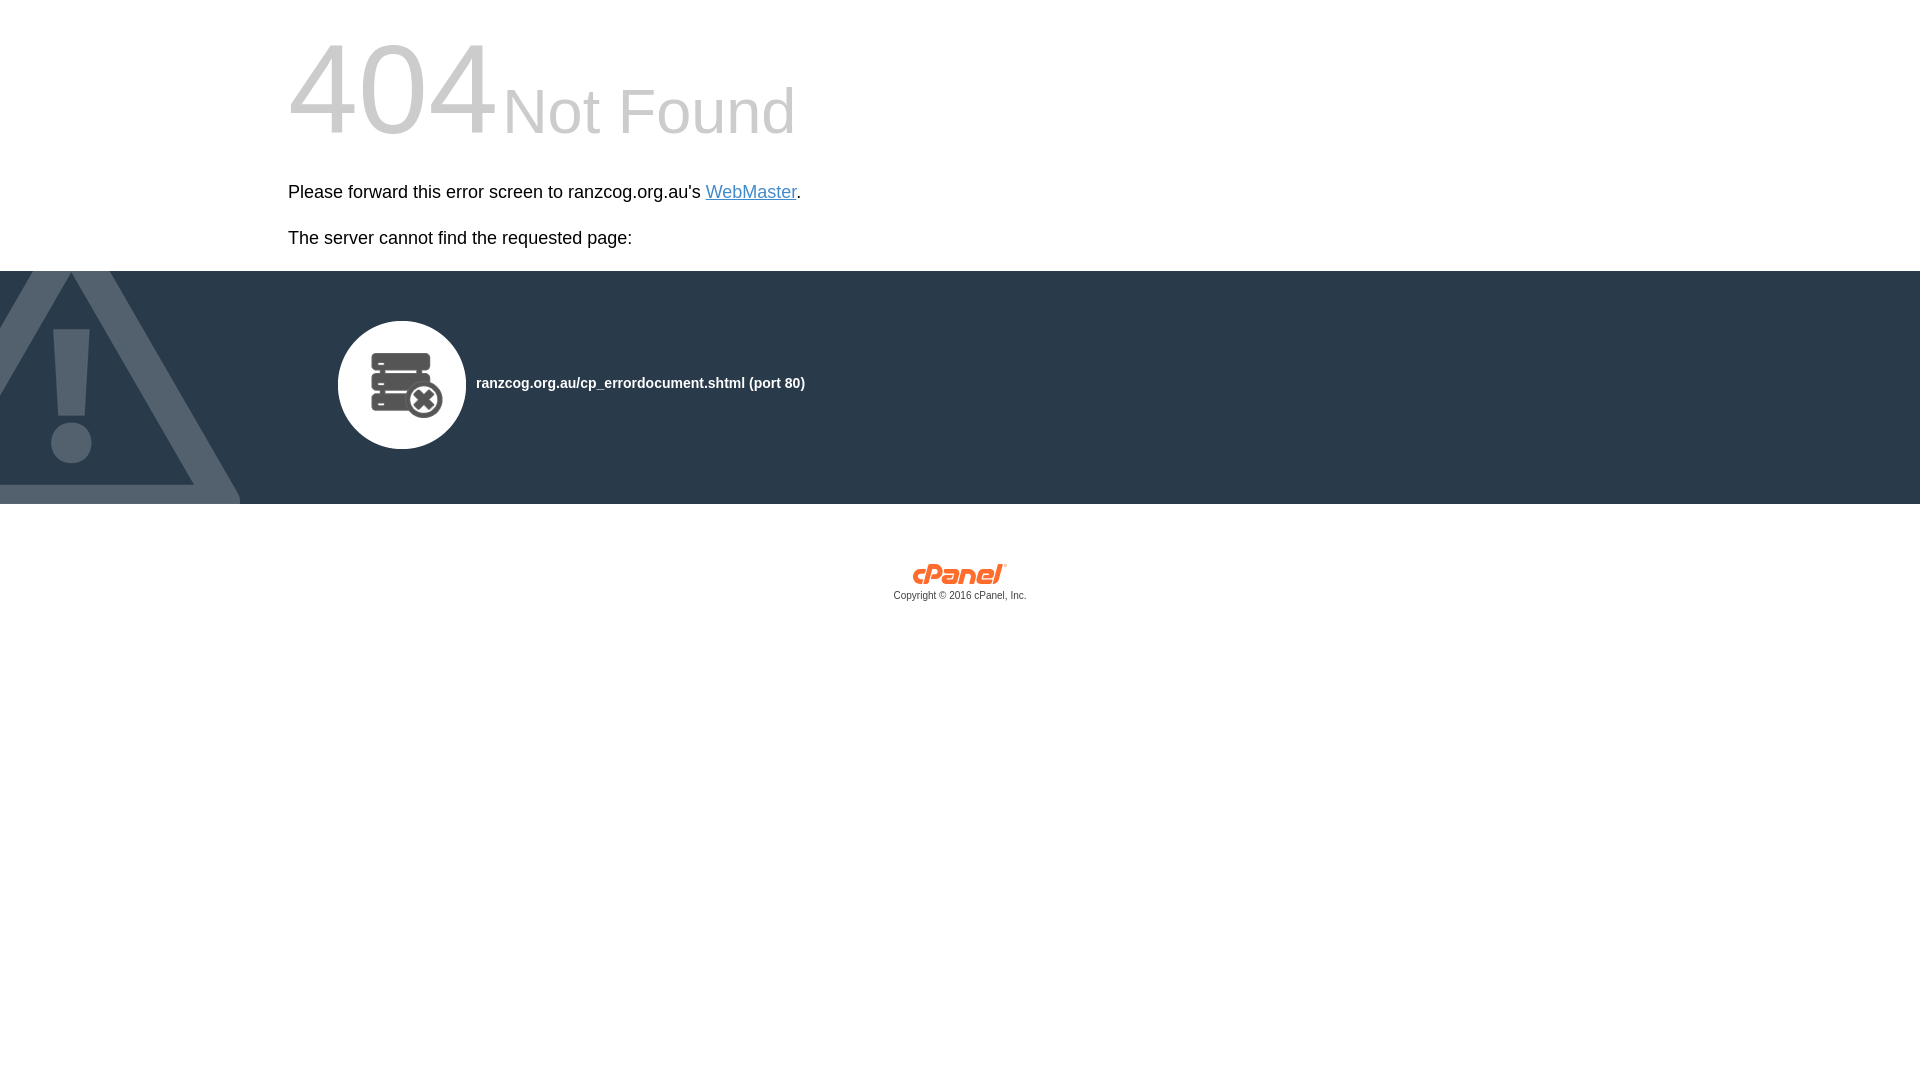 This screenshot has height=1080, width=1920. Describe the element at coordinates (750, 192) in the screenshot. I see `'WebMaster'` at that location.